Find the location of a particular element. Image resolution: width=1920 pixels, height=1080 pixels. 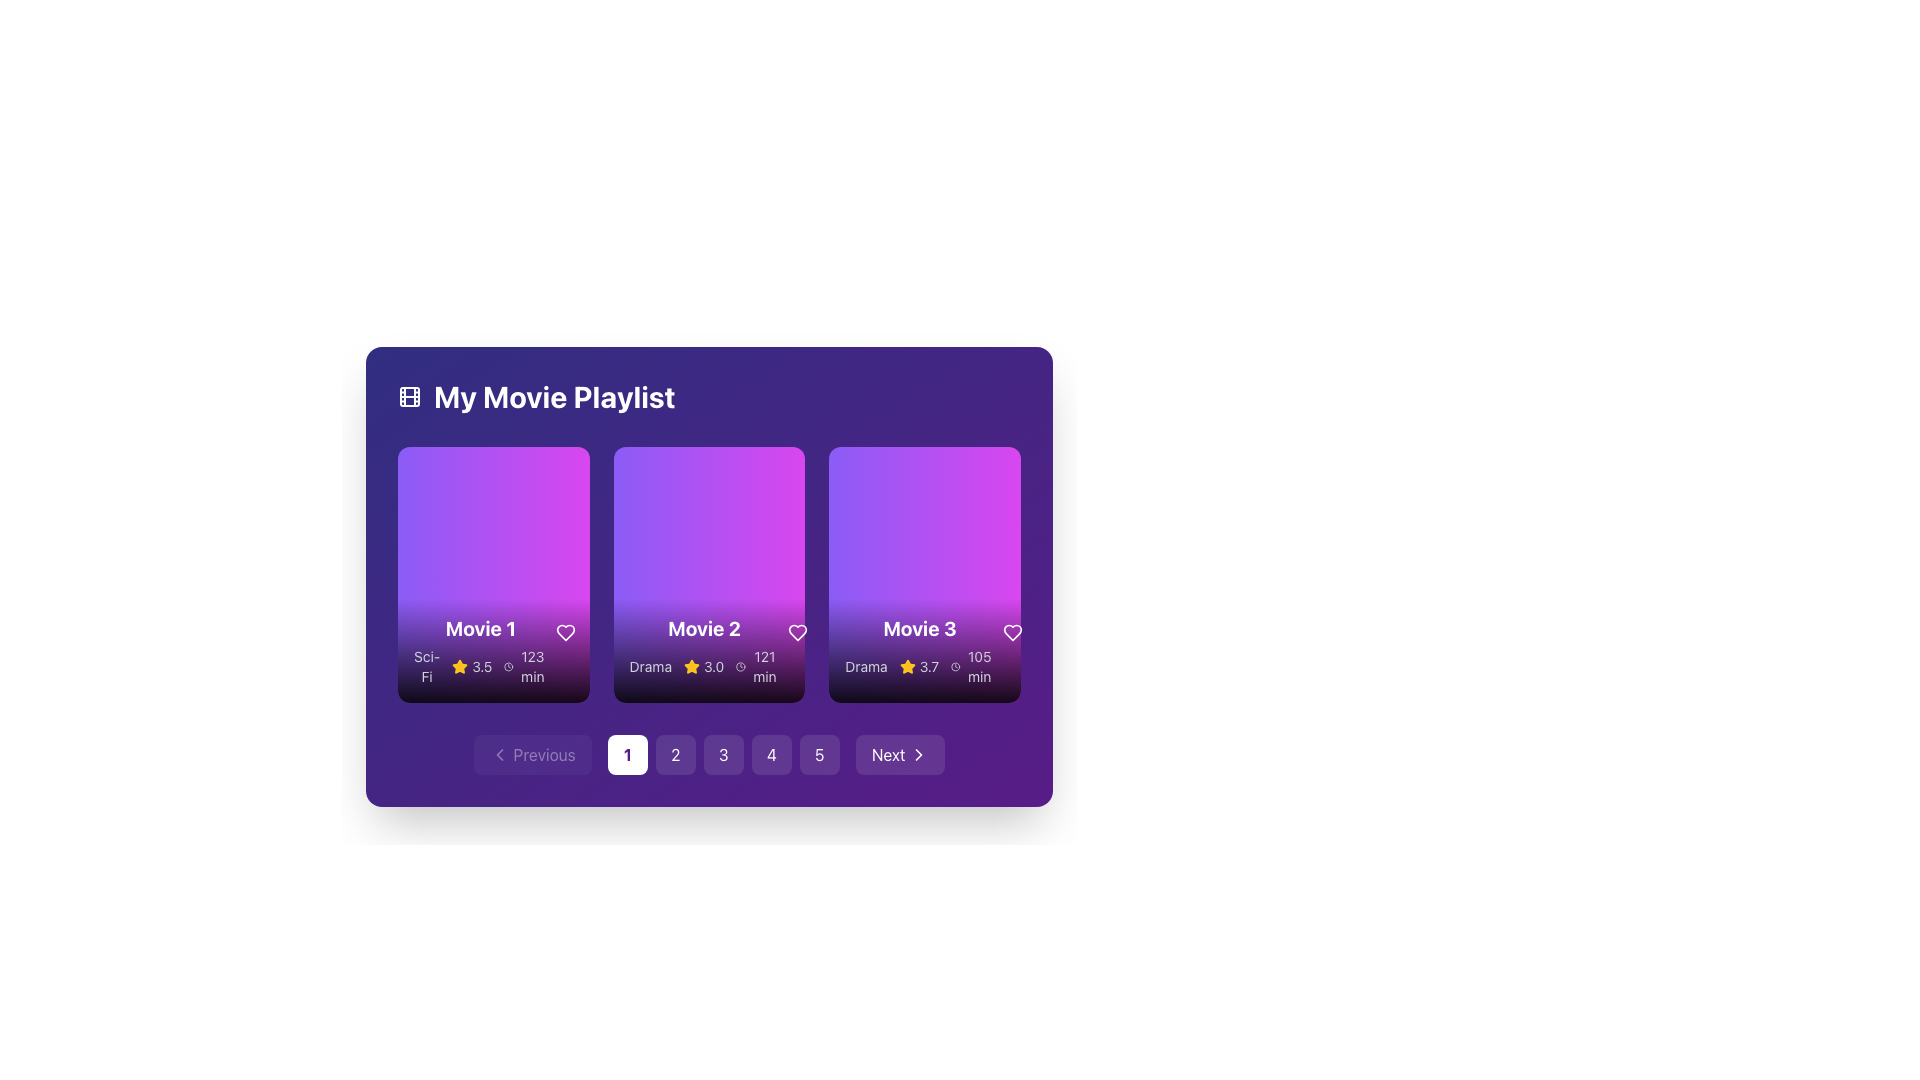

numeric rating '3.7' displayed in the Rating component below the title 'Movie 3' in the third movie card of the playlist is located at coordinates (918, 667).